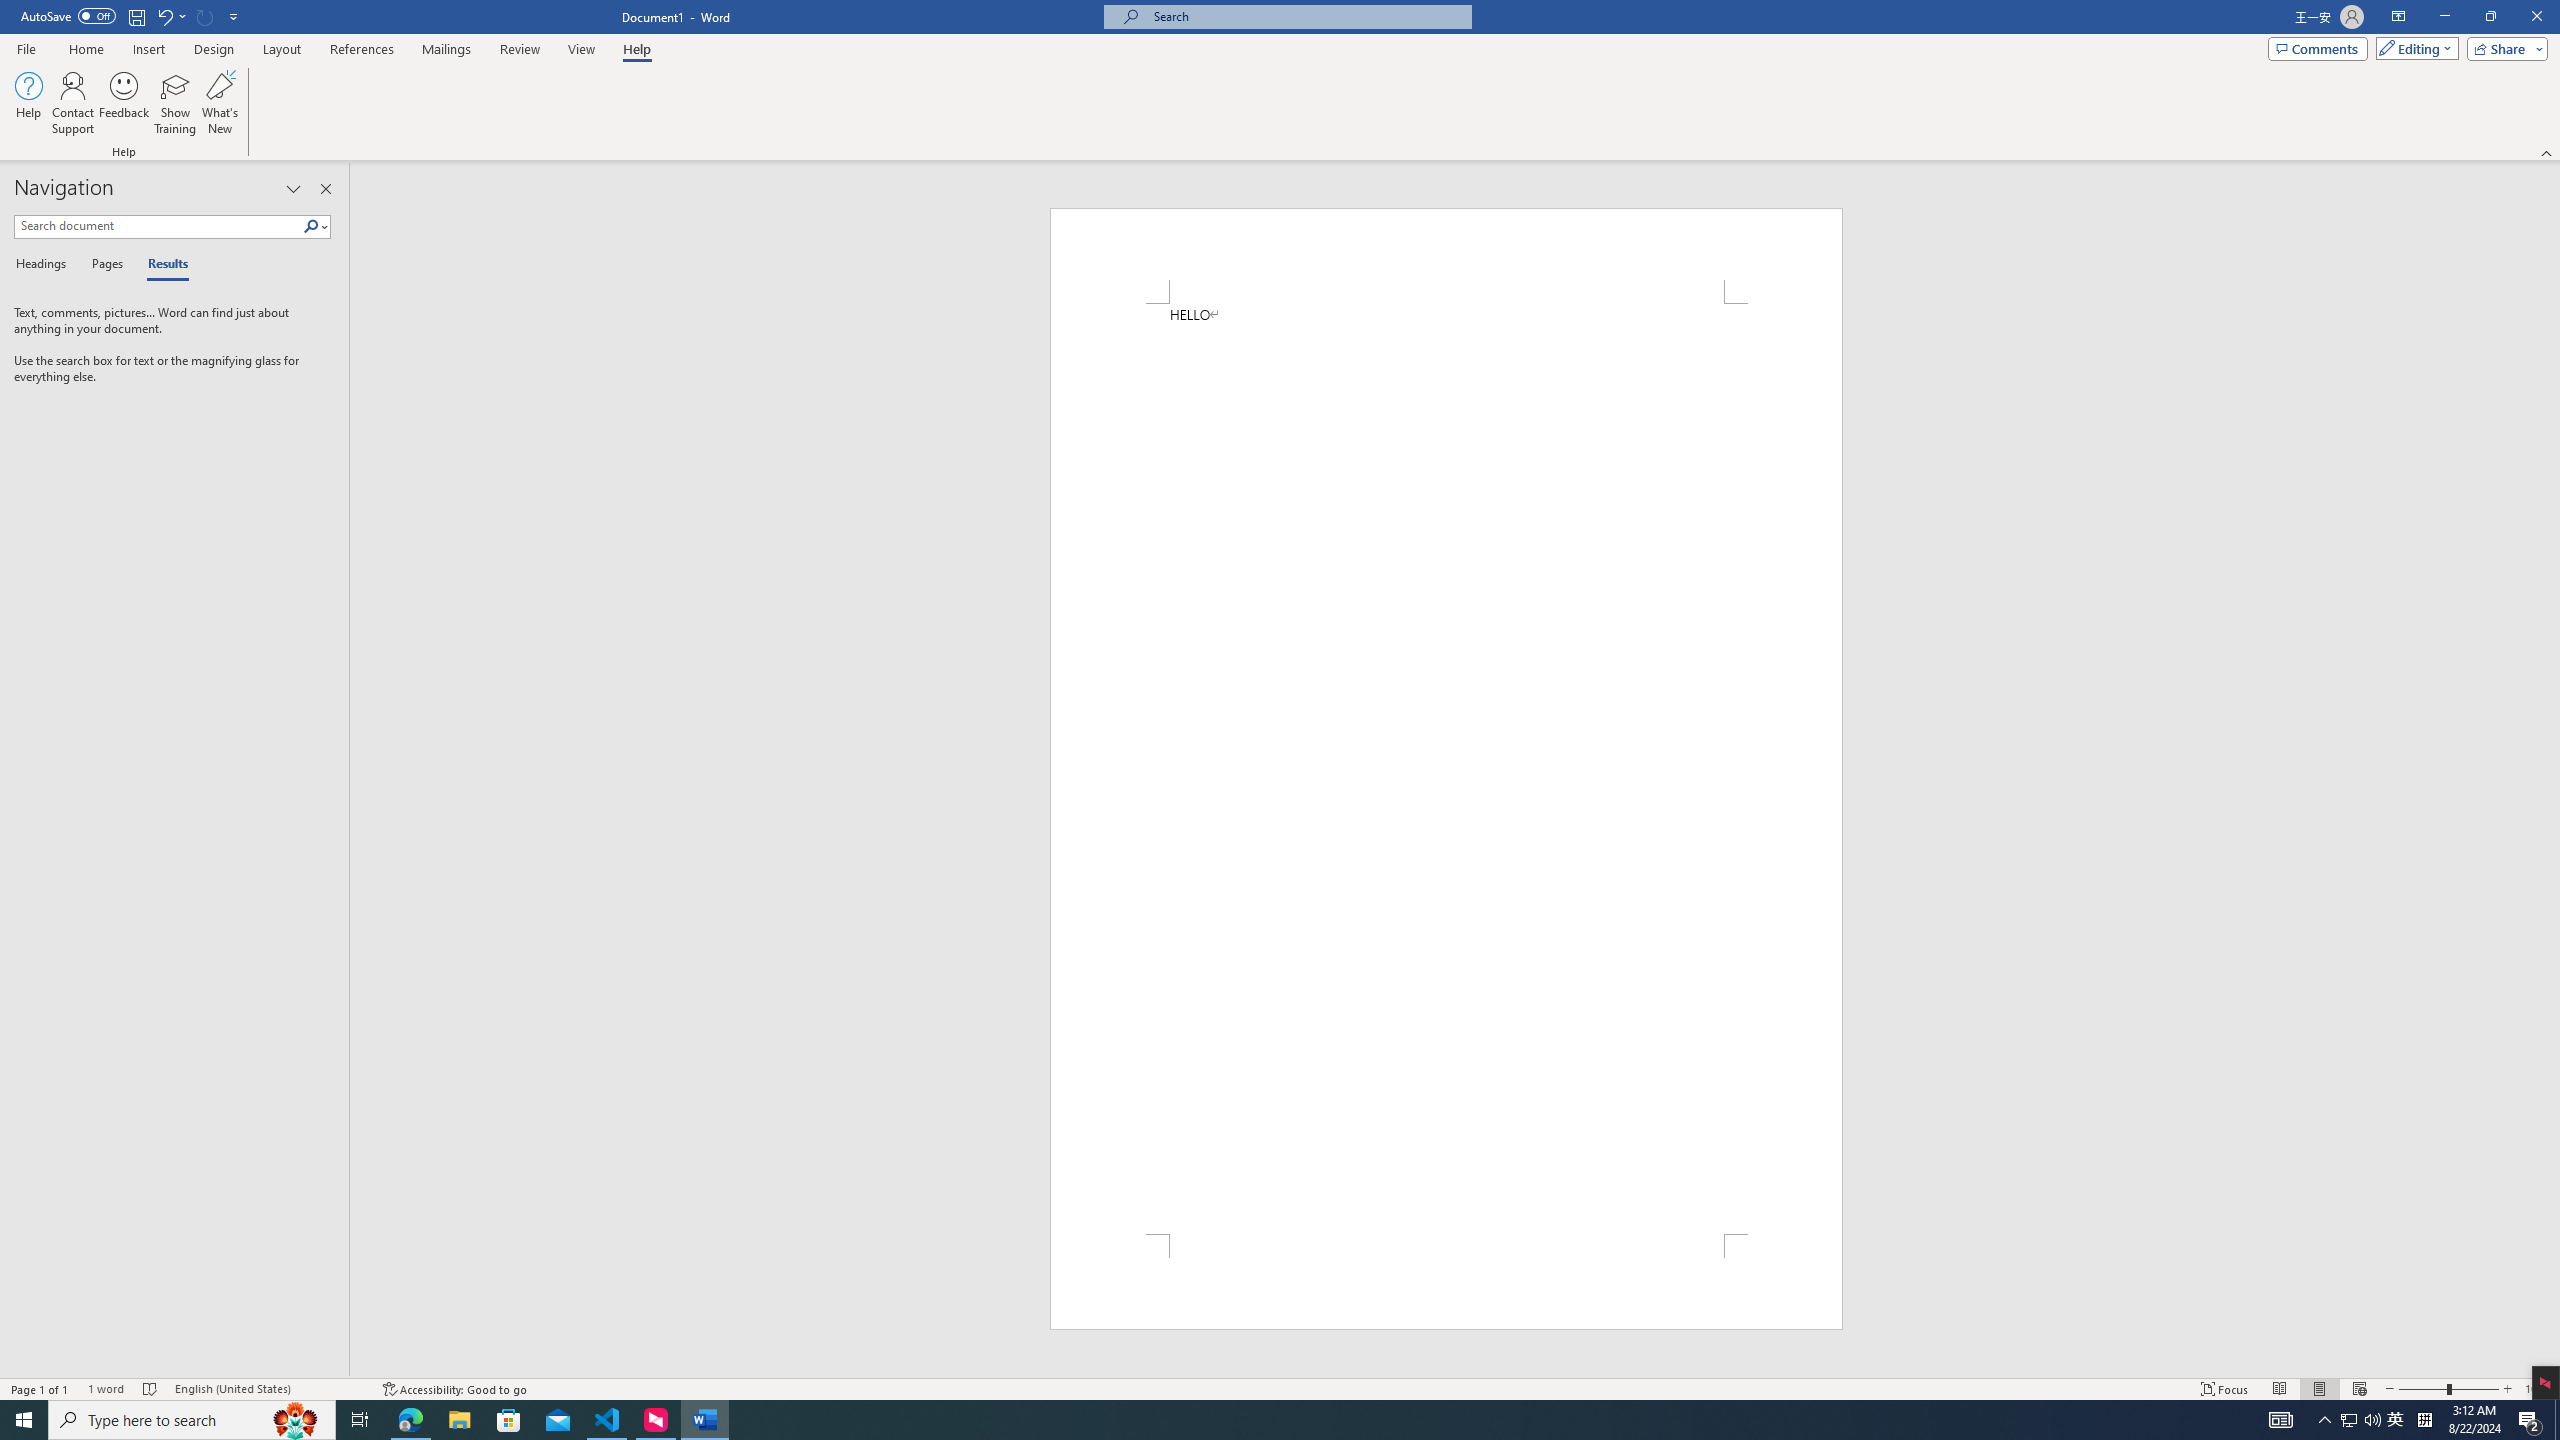 Image resolution: width=2560 pixels, height=1440 pixels. Describe the element at coordinates (85, 49) in the screenshot. I see `'Home'` at that location.